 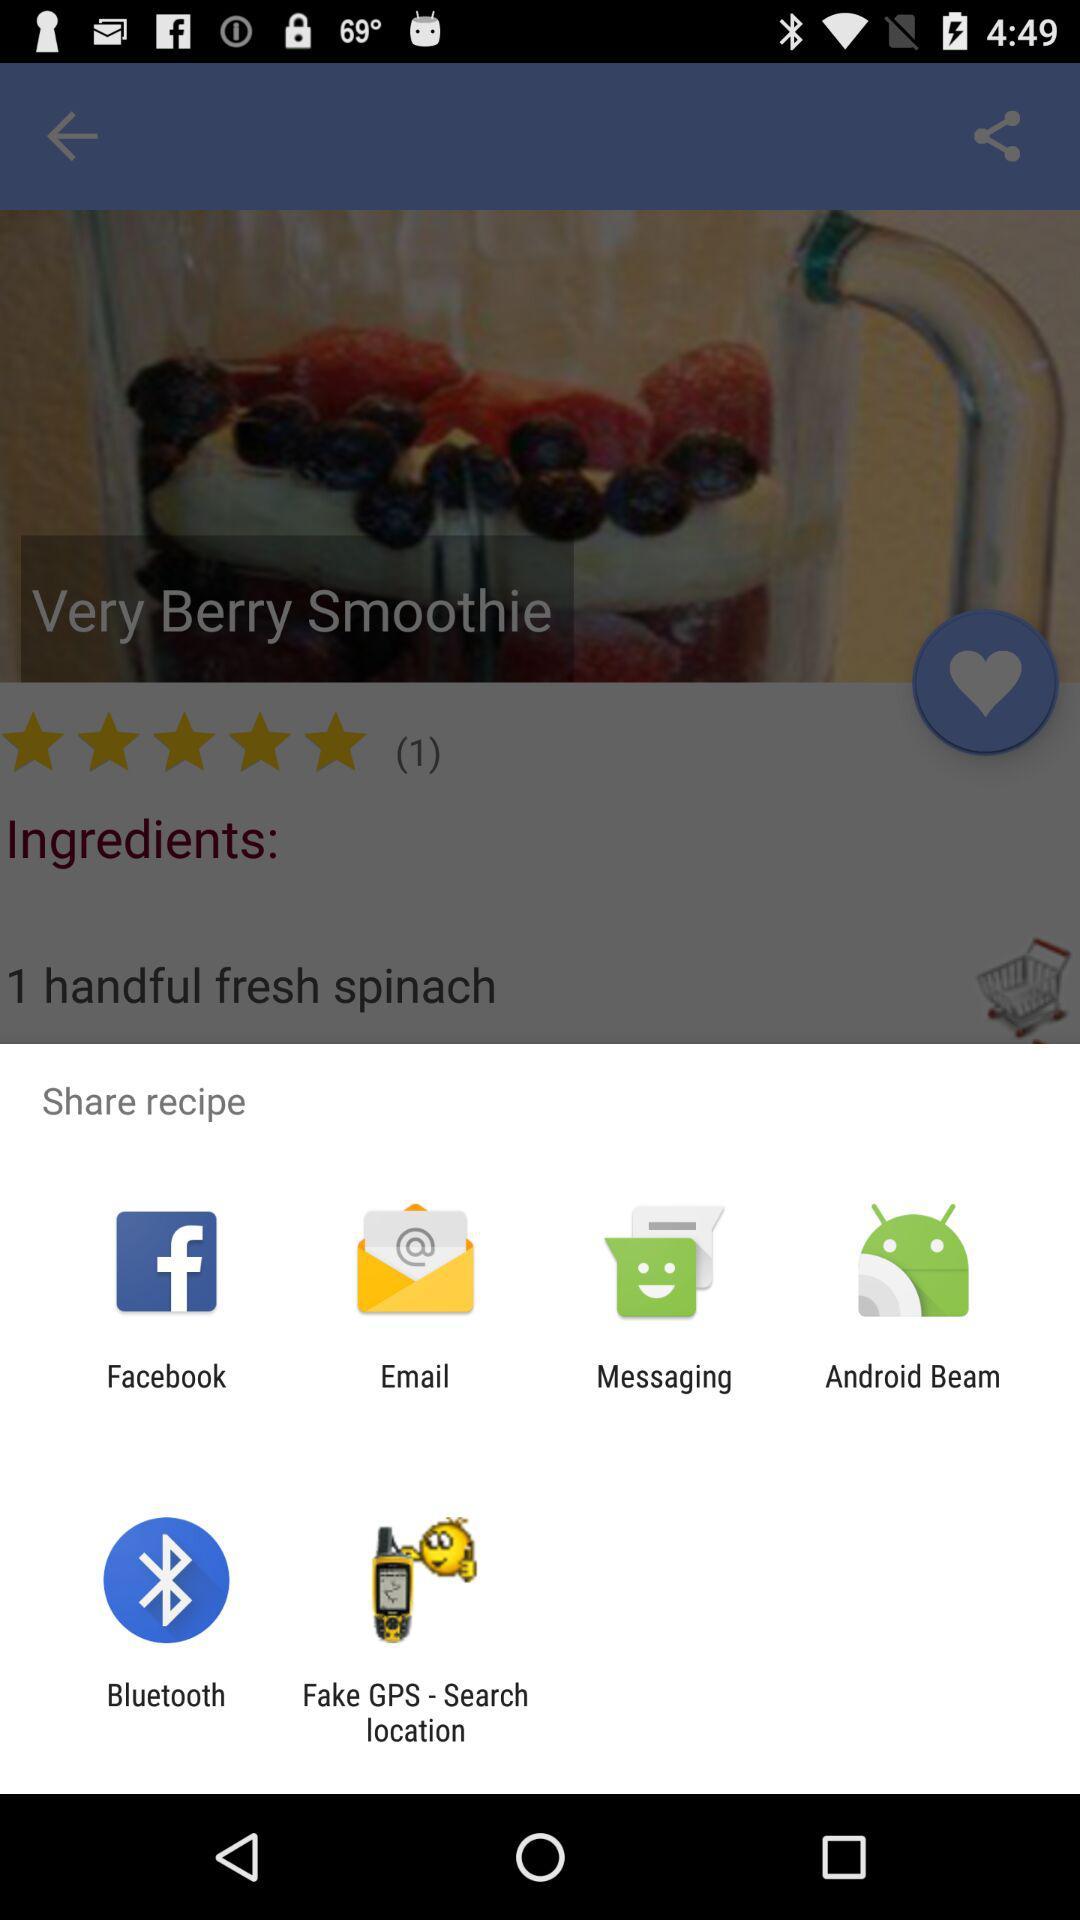 I want to click on item to the left of the android beam item, so click(x=664, y=1392).